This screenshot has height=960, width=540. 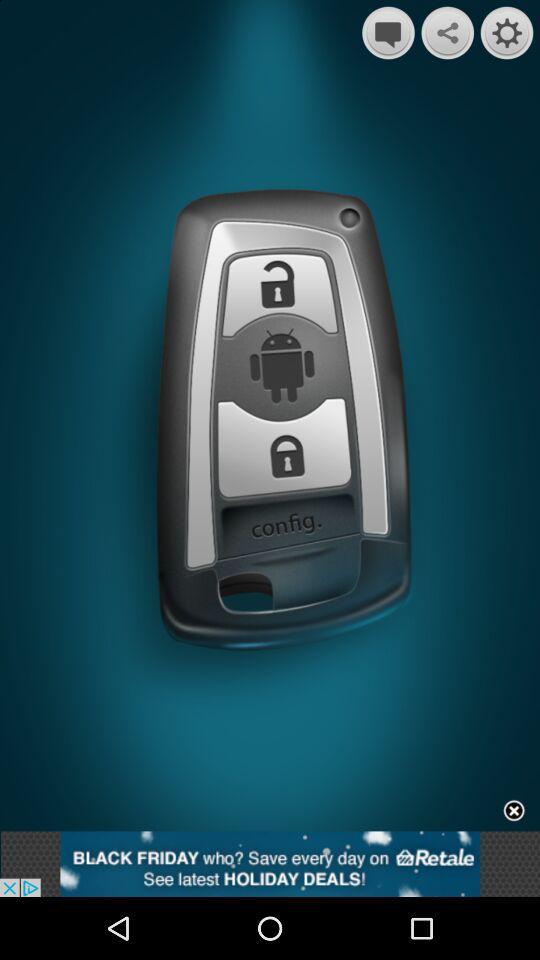 I want to click on lock, so click(x=278, y=296).